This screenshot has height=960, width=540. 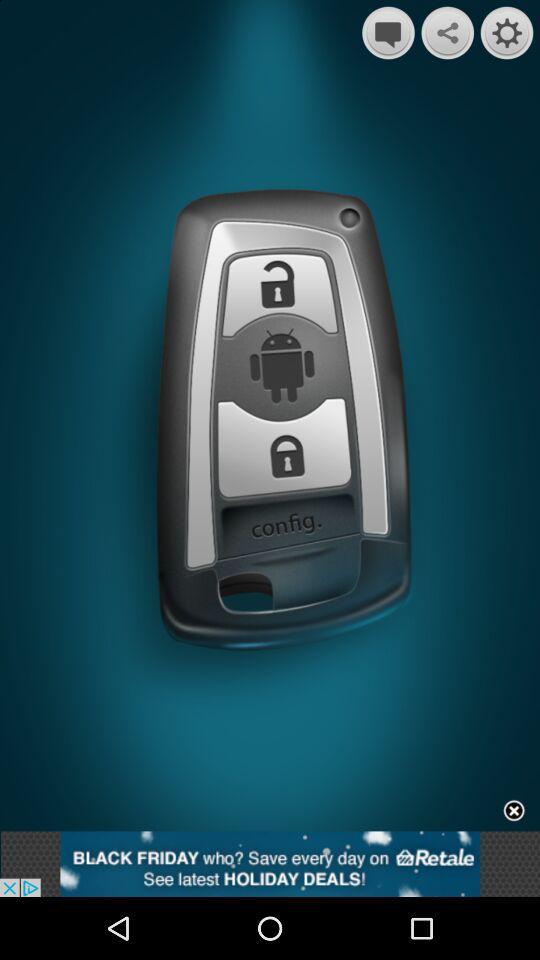 I want to click on lock, so click(x=278, y=296).